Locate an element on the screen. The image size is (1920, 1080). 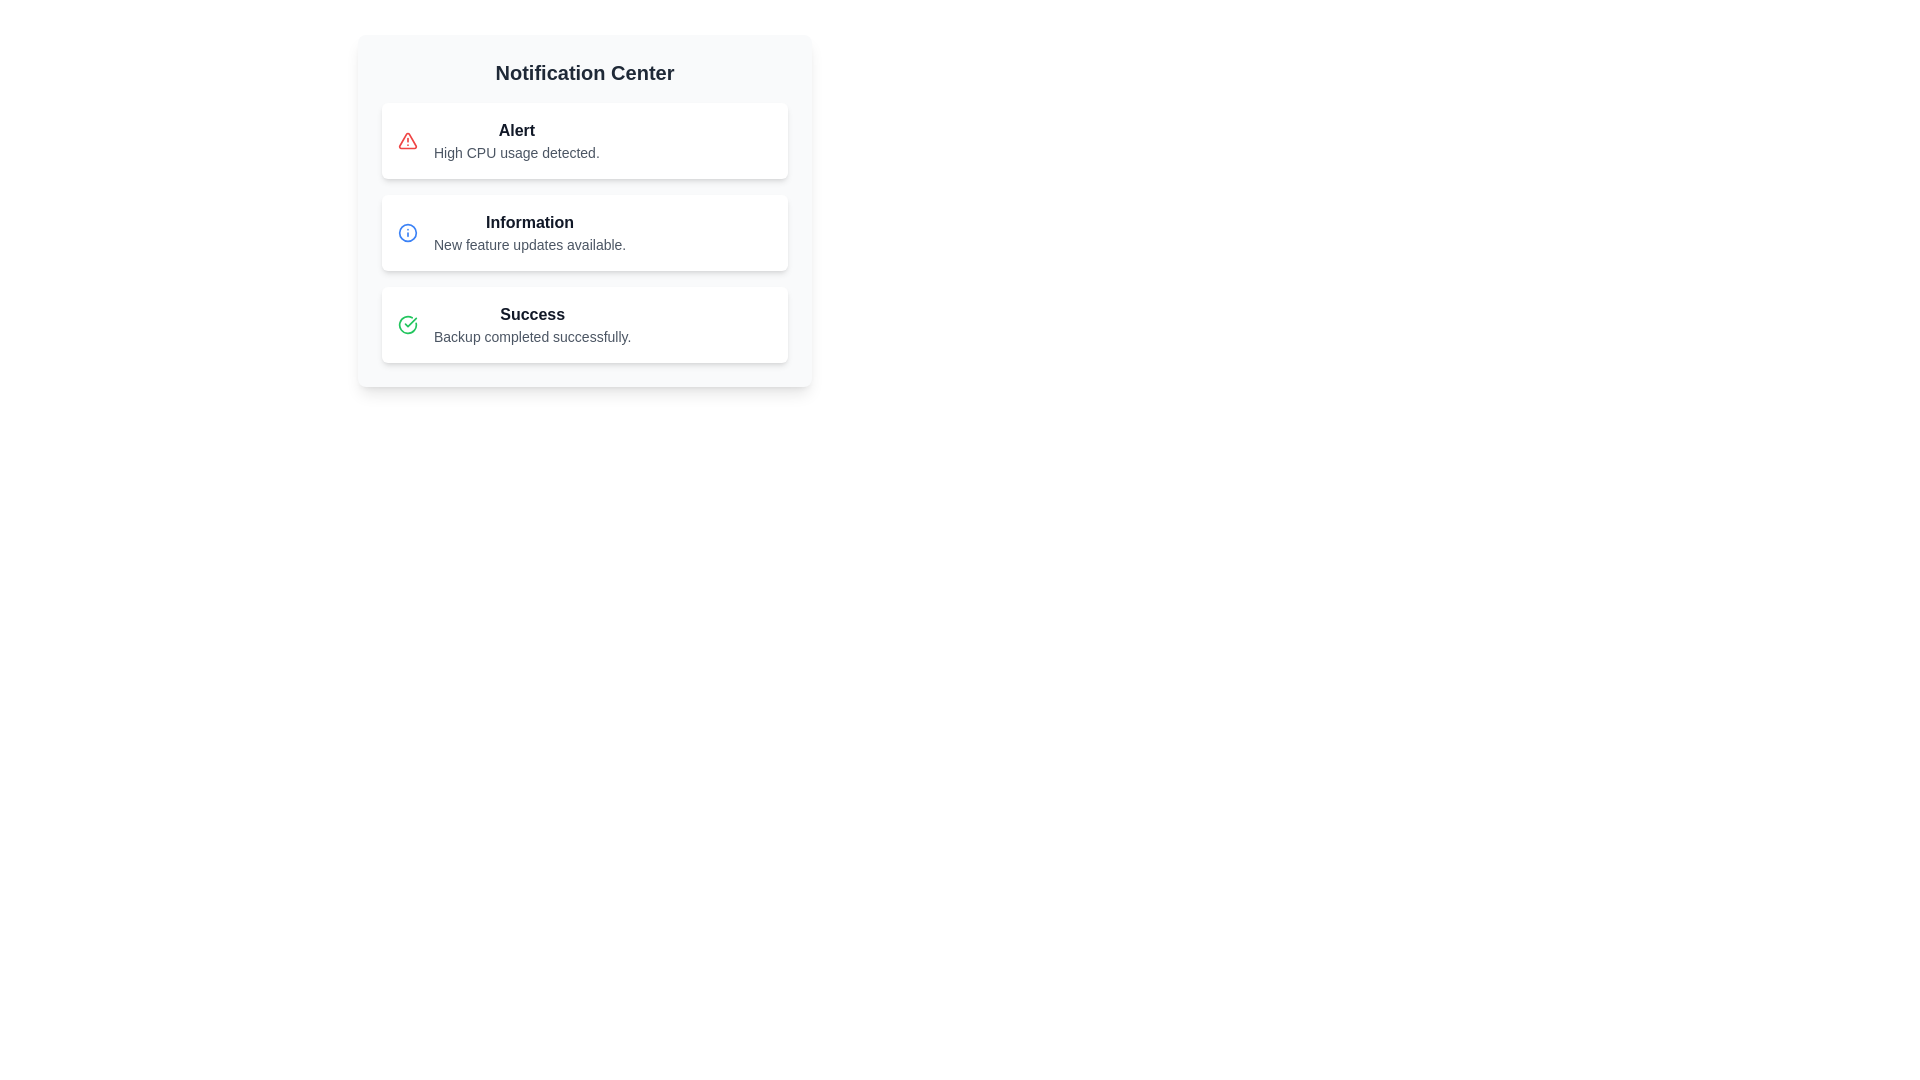
the alert icon indicating high CPU usage in the Notification Center, which is located to the left of the text 'High CPU usage detected.' is located at coordinates (407, 139).